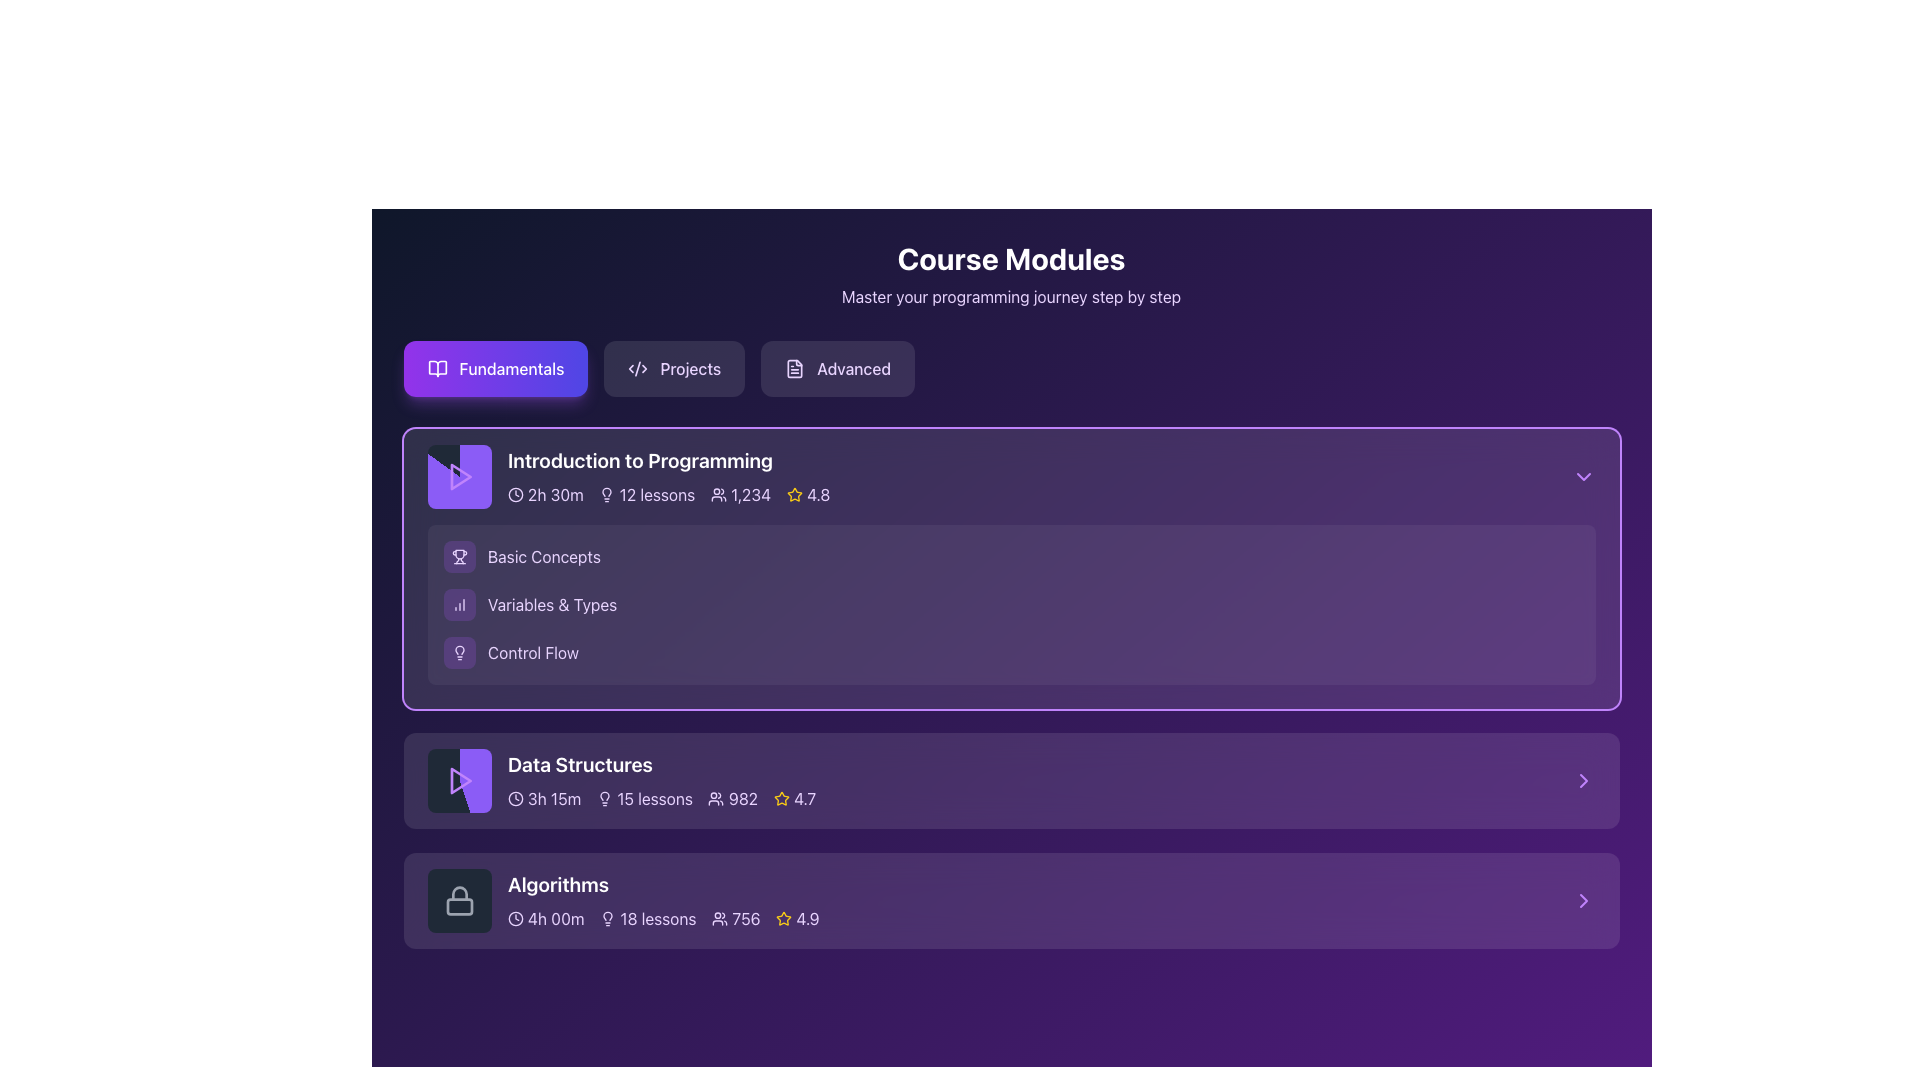 The height and width of the screenshot is (1080, 1920). I want to click on the small yellow star icon representing the rating indicator in the 'Introduction to Programming' section, located to the right of the header text, so click(780, 797).